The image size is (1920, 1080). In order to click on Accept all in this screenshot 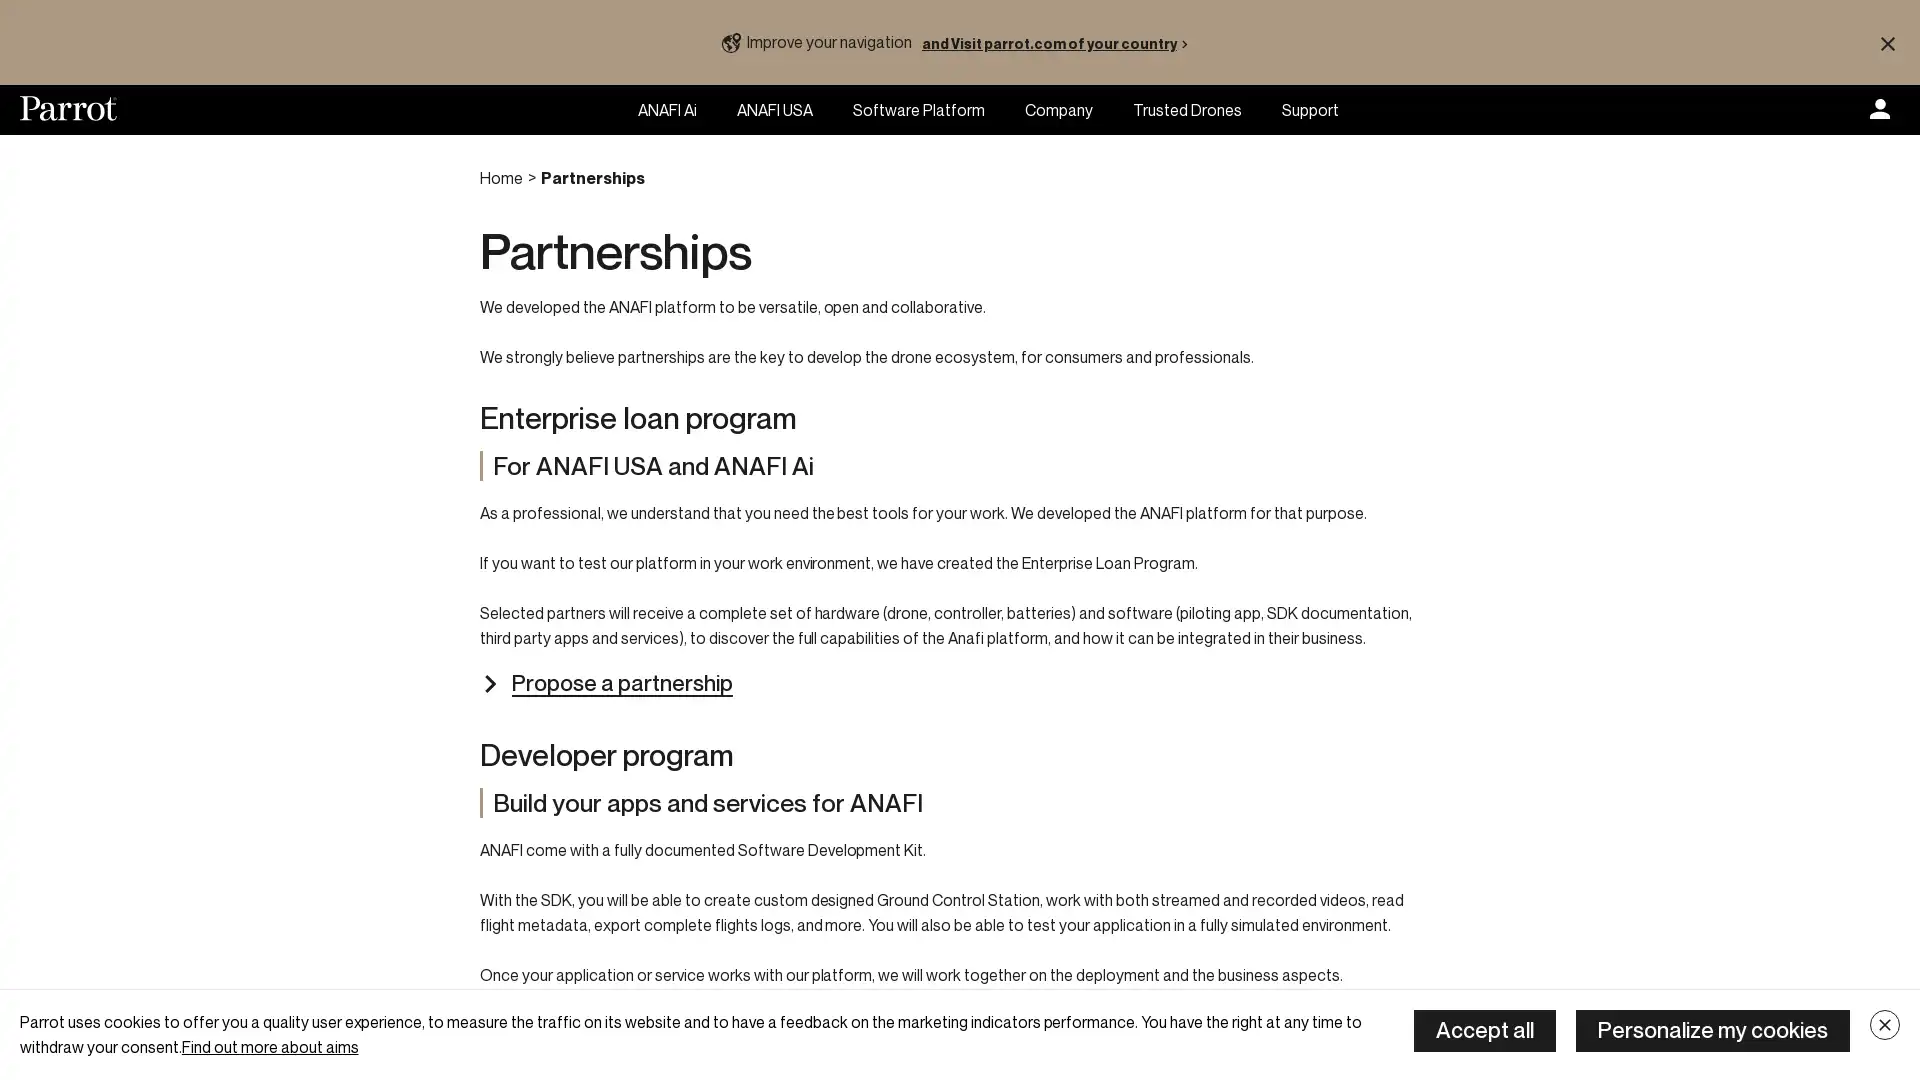, I will do `click(1484, 1030)`.